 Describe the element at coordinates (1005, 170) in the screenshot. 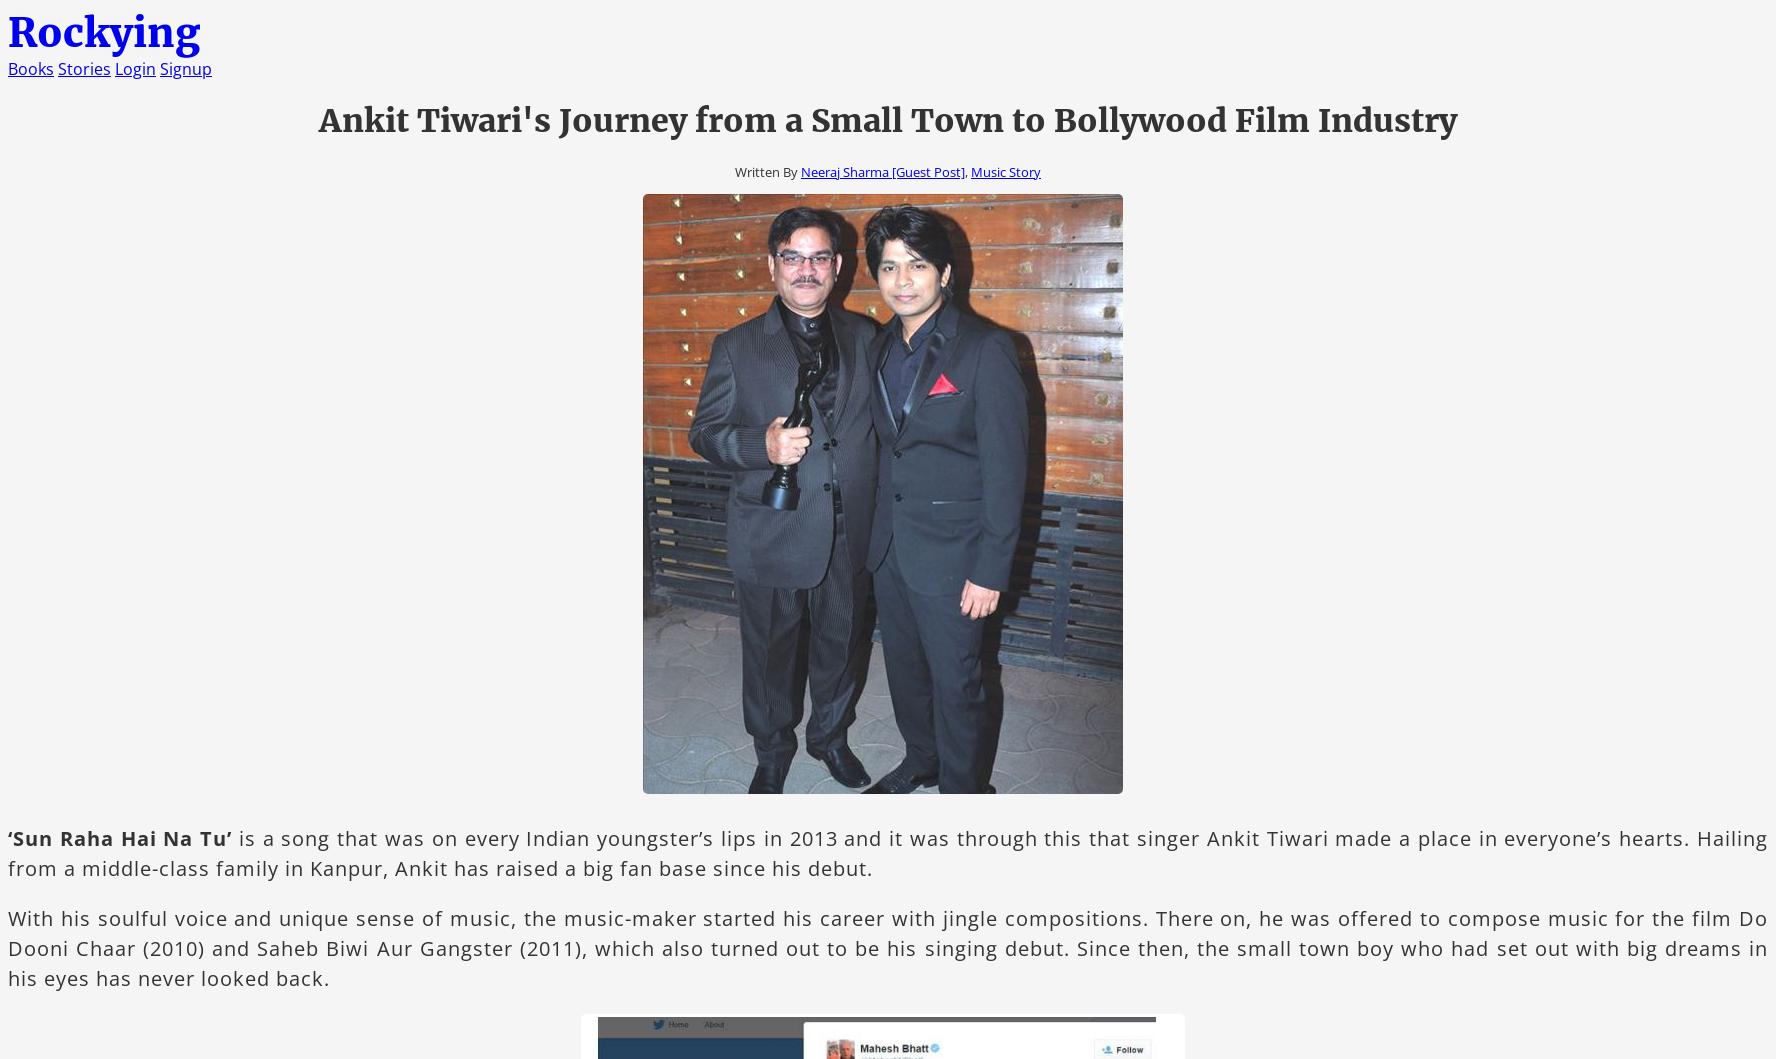

I see `'Music Story'` at that location.